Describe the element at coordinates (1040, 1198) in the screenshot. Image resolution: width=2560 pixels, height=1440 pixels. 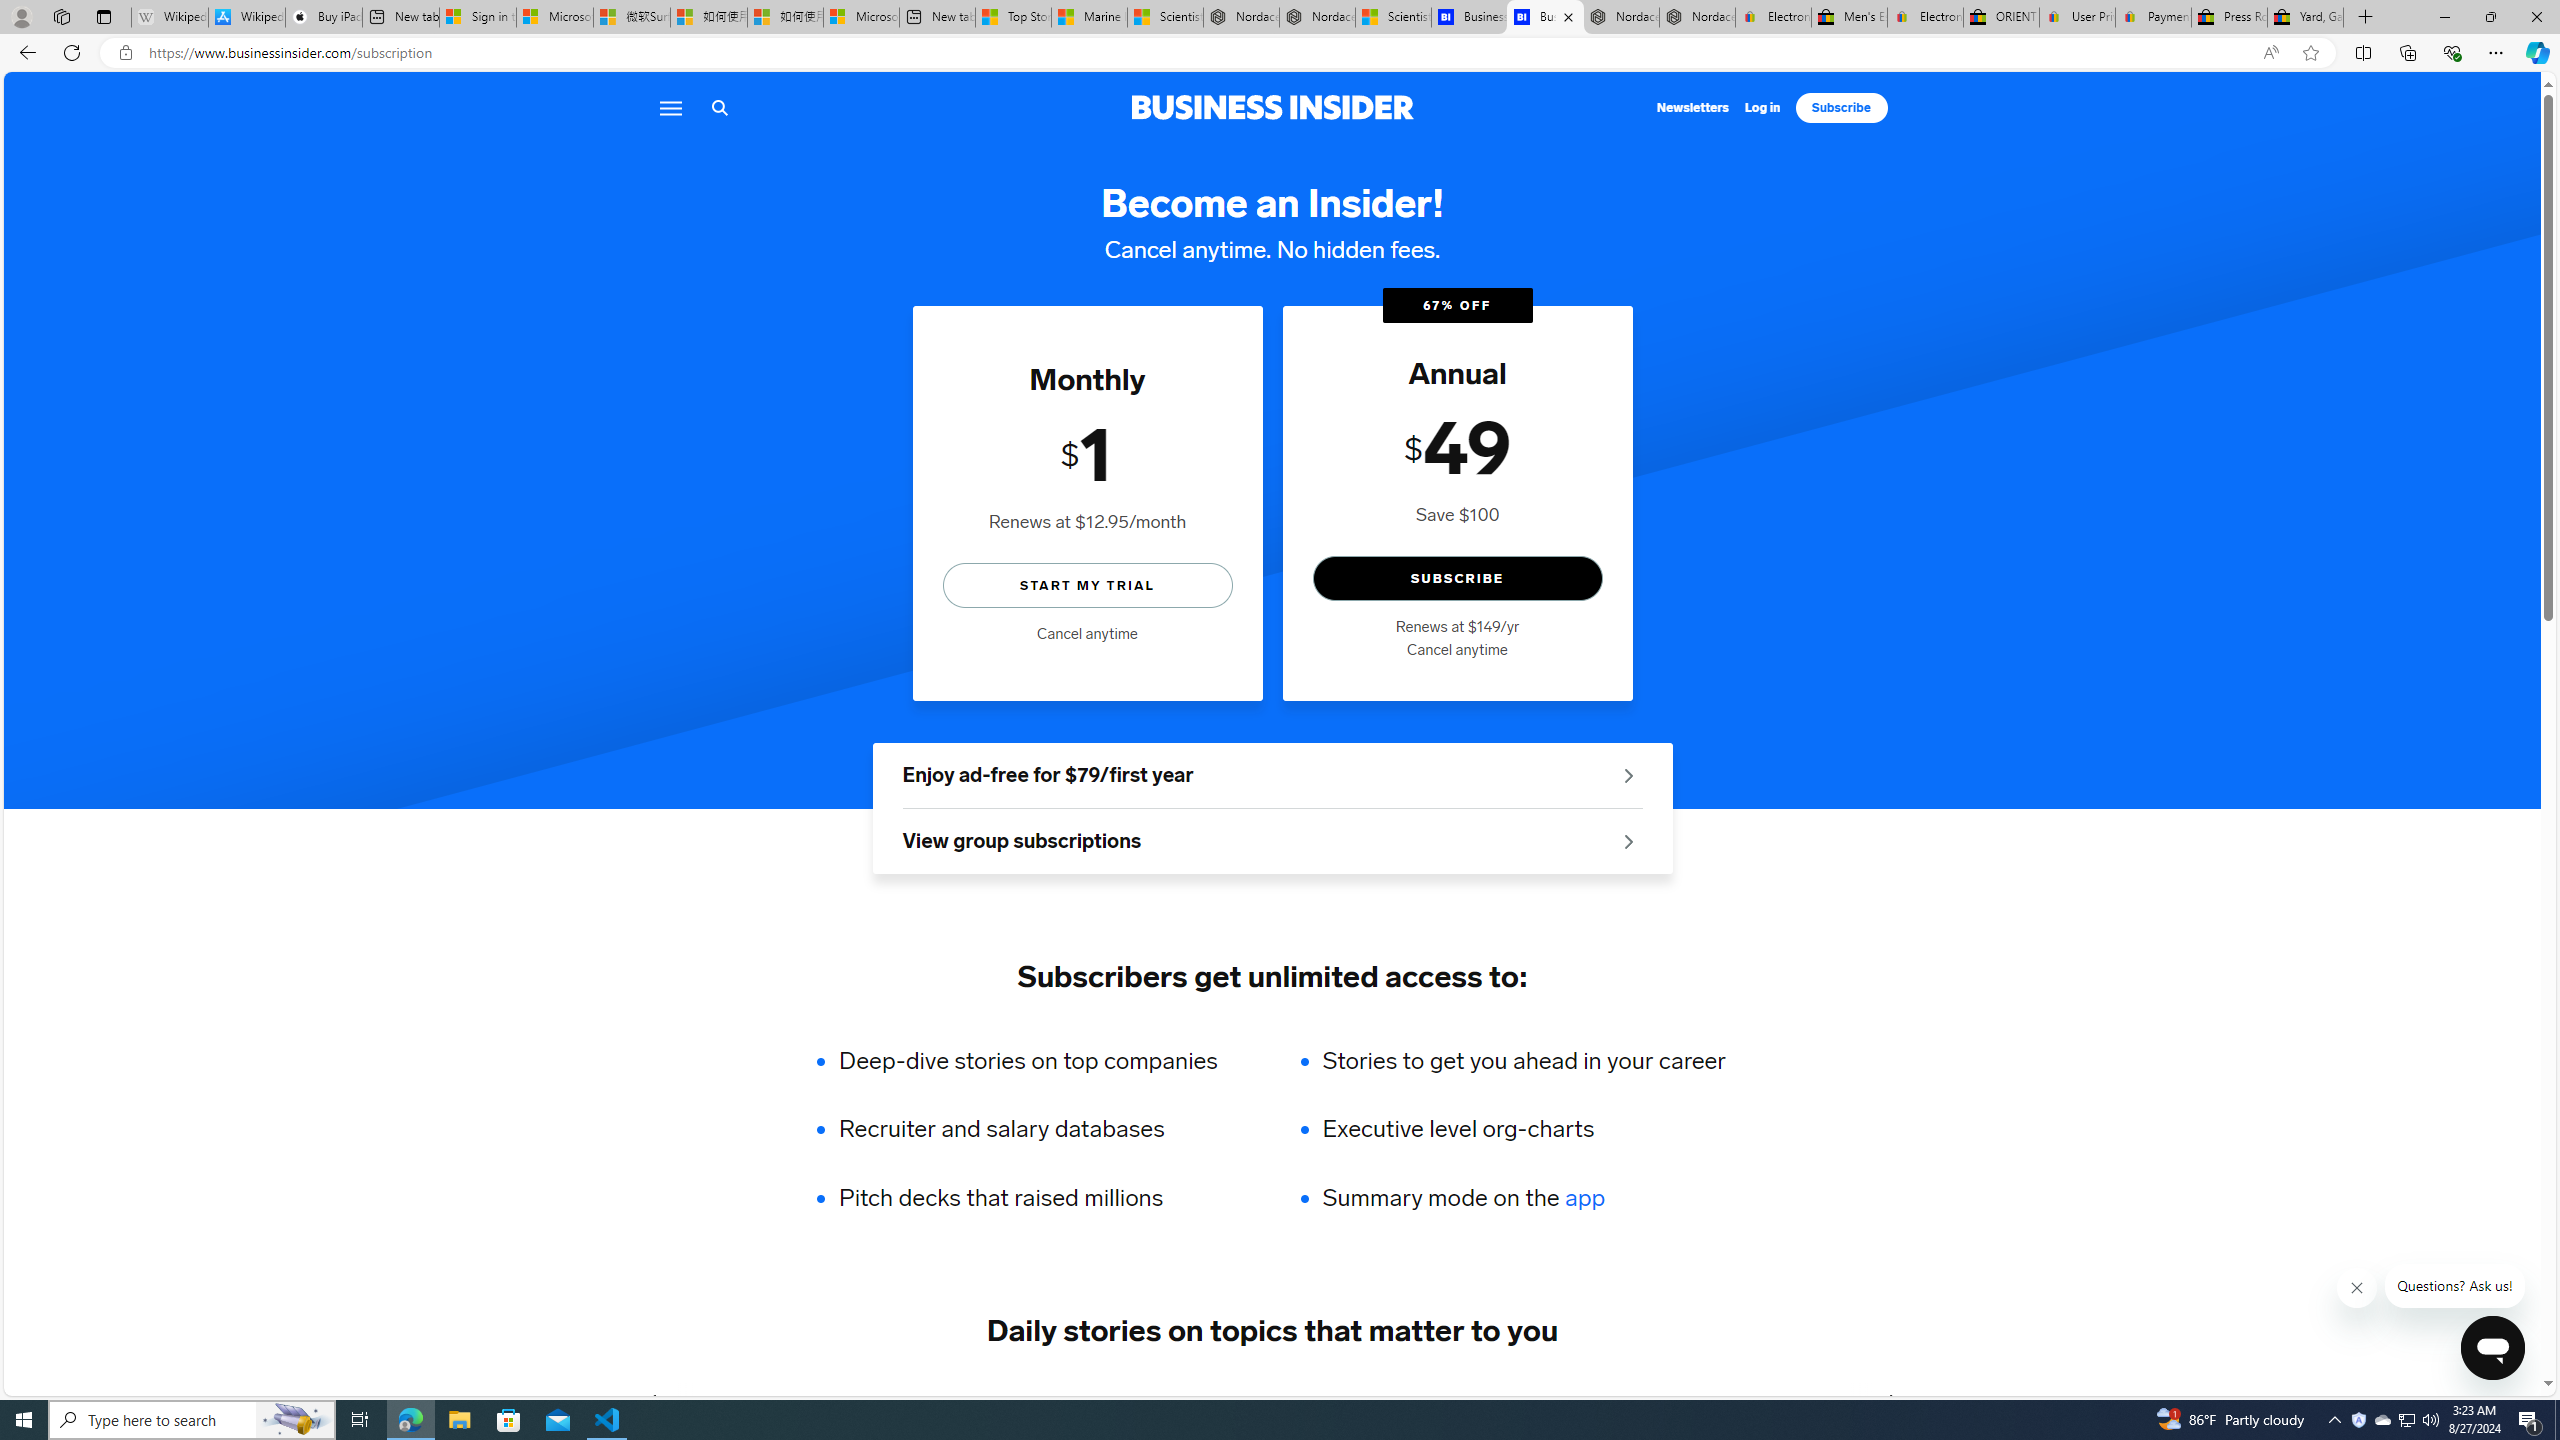
I see `'Pitch decks that raised millions'` at that location.